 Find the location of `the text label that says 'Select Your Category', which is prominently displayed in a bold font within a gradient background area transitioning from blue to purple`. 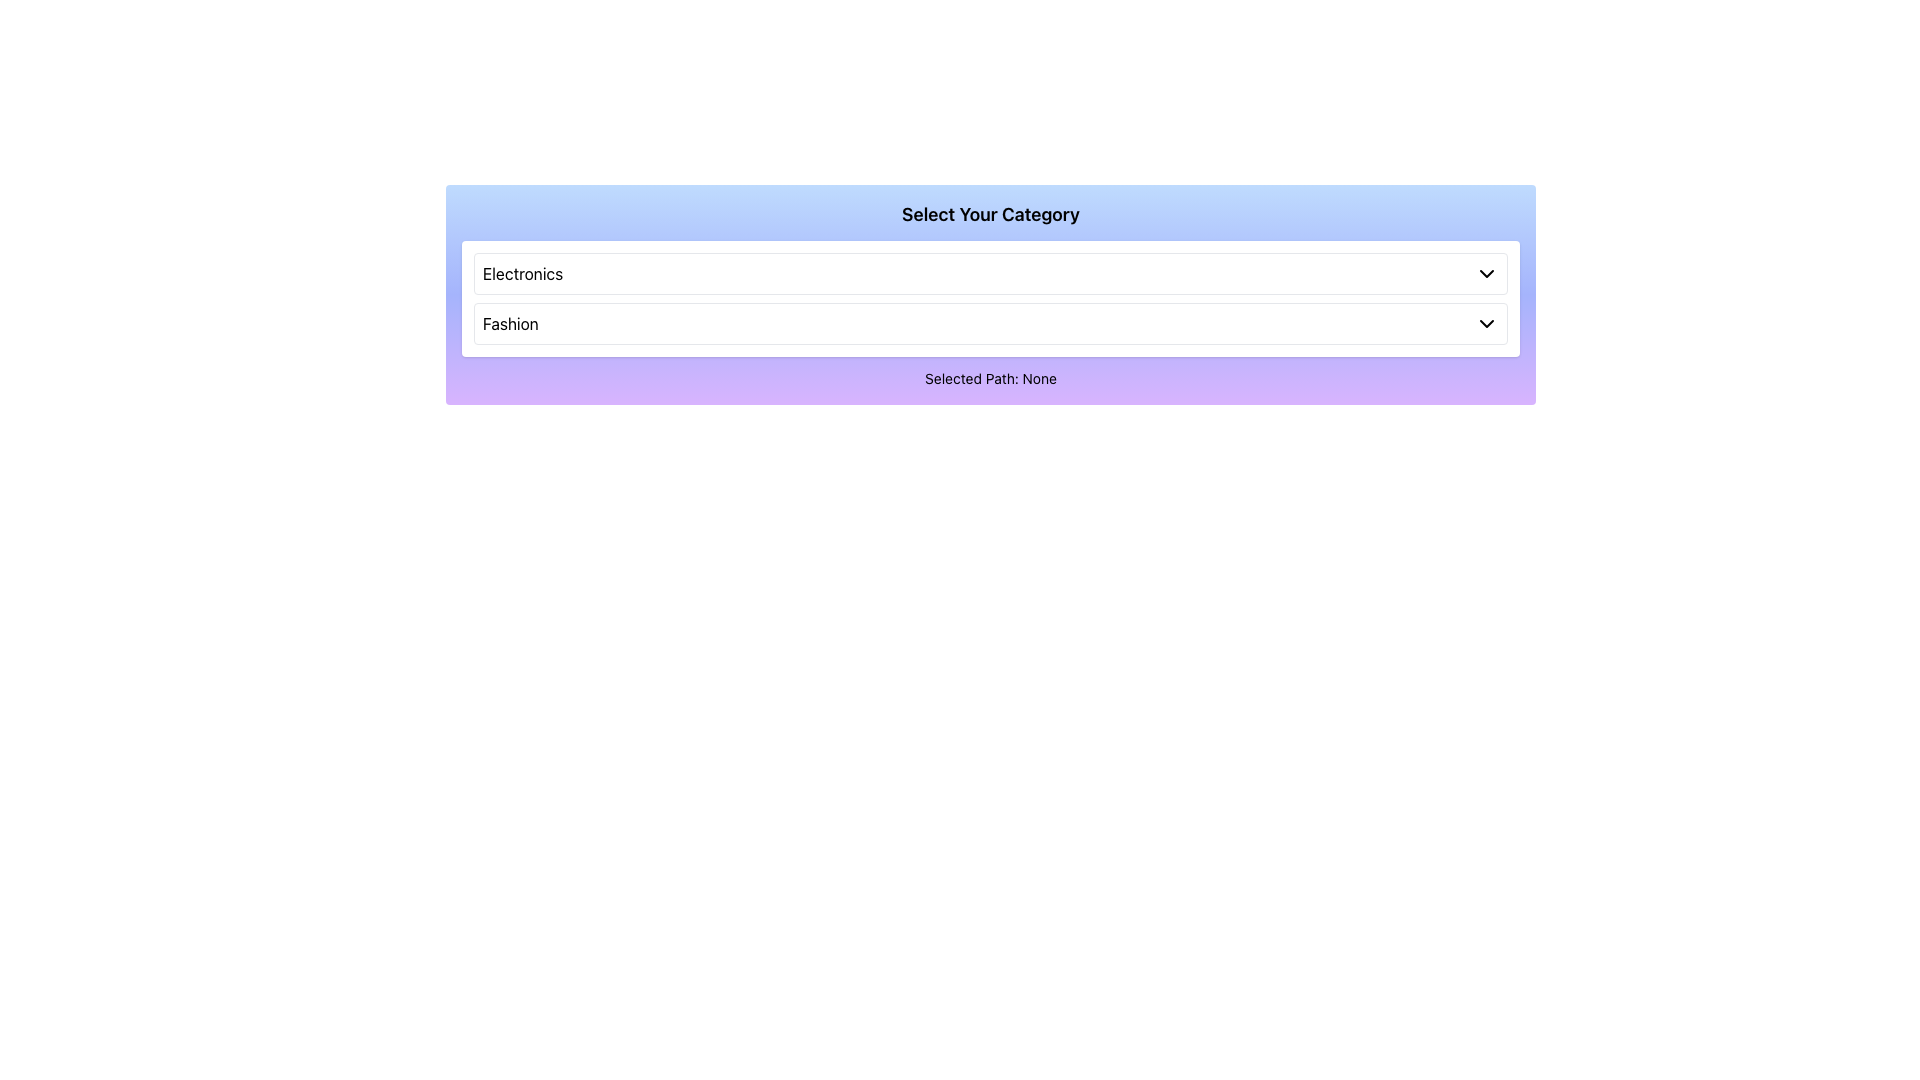

the text label that says 'Select Your Category', which is prominently displayed in a bold font within a gradient background area transitioning from blue to purple is located at coordinates (990, 215).